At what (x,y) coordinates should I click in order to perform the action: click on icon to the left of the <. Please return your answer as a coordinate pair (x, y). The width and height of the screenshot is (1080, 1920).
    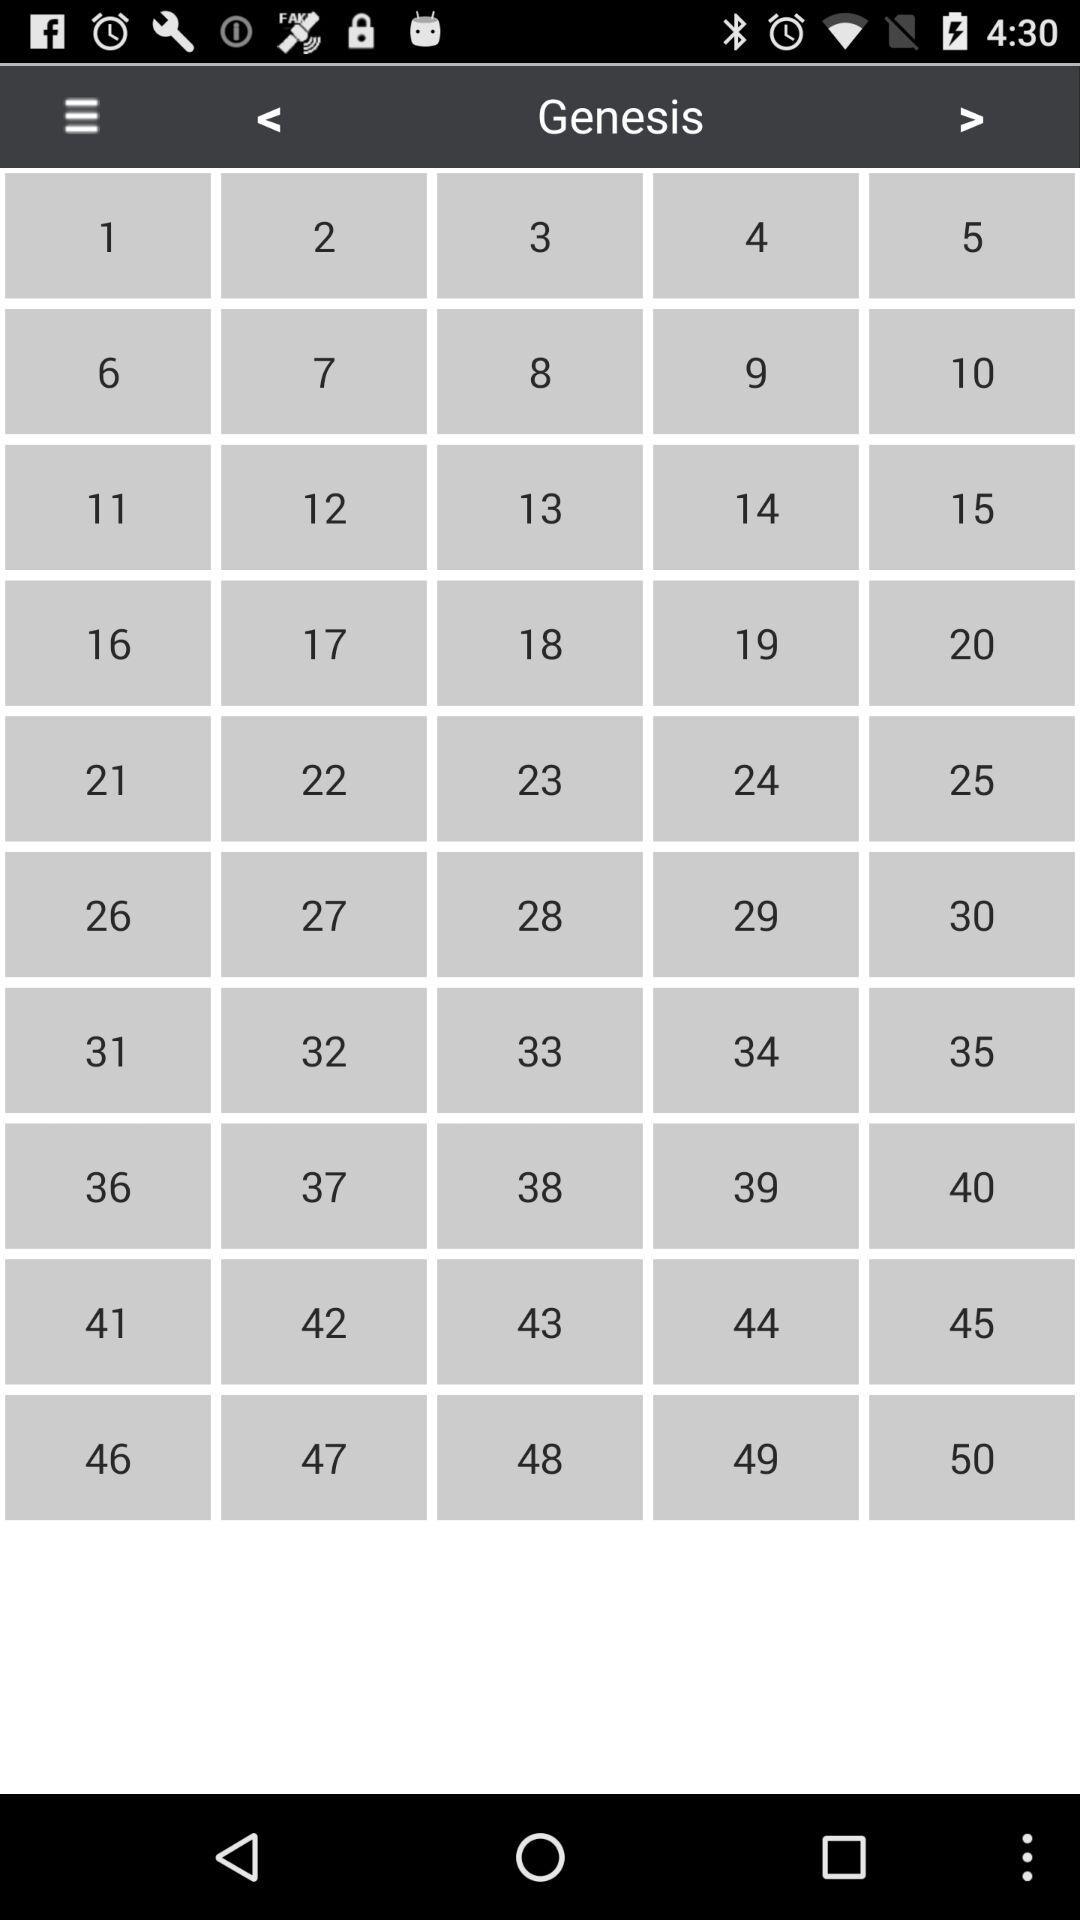
    Looking at the image, I should click on (80, 114).